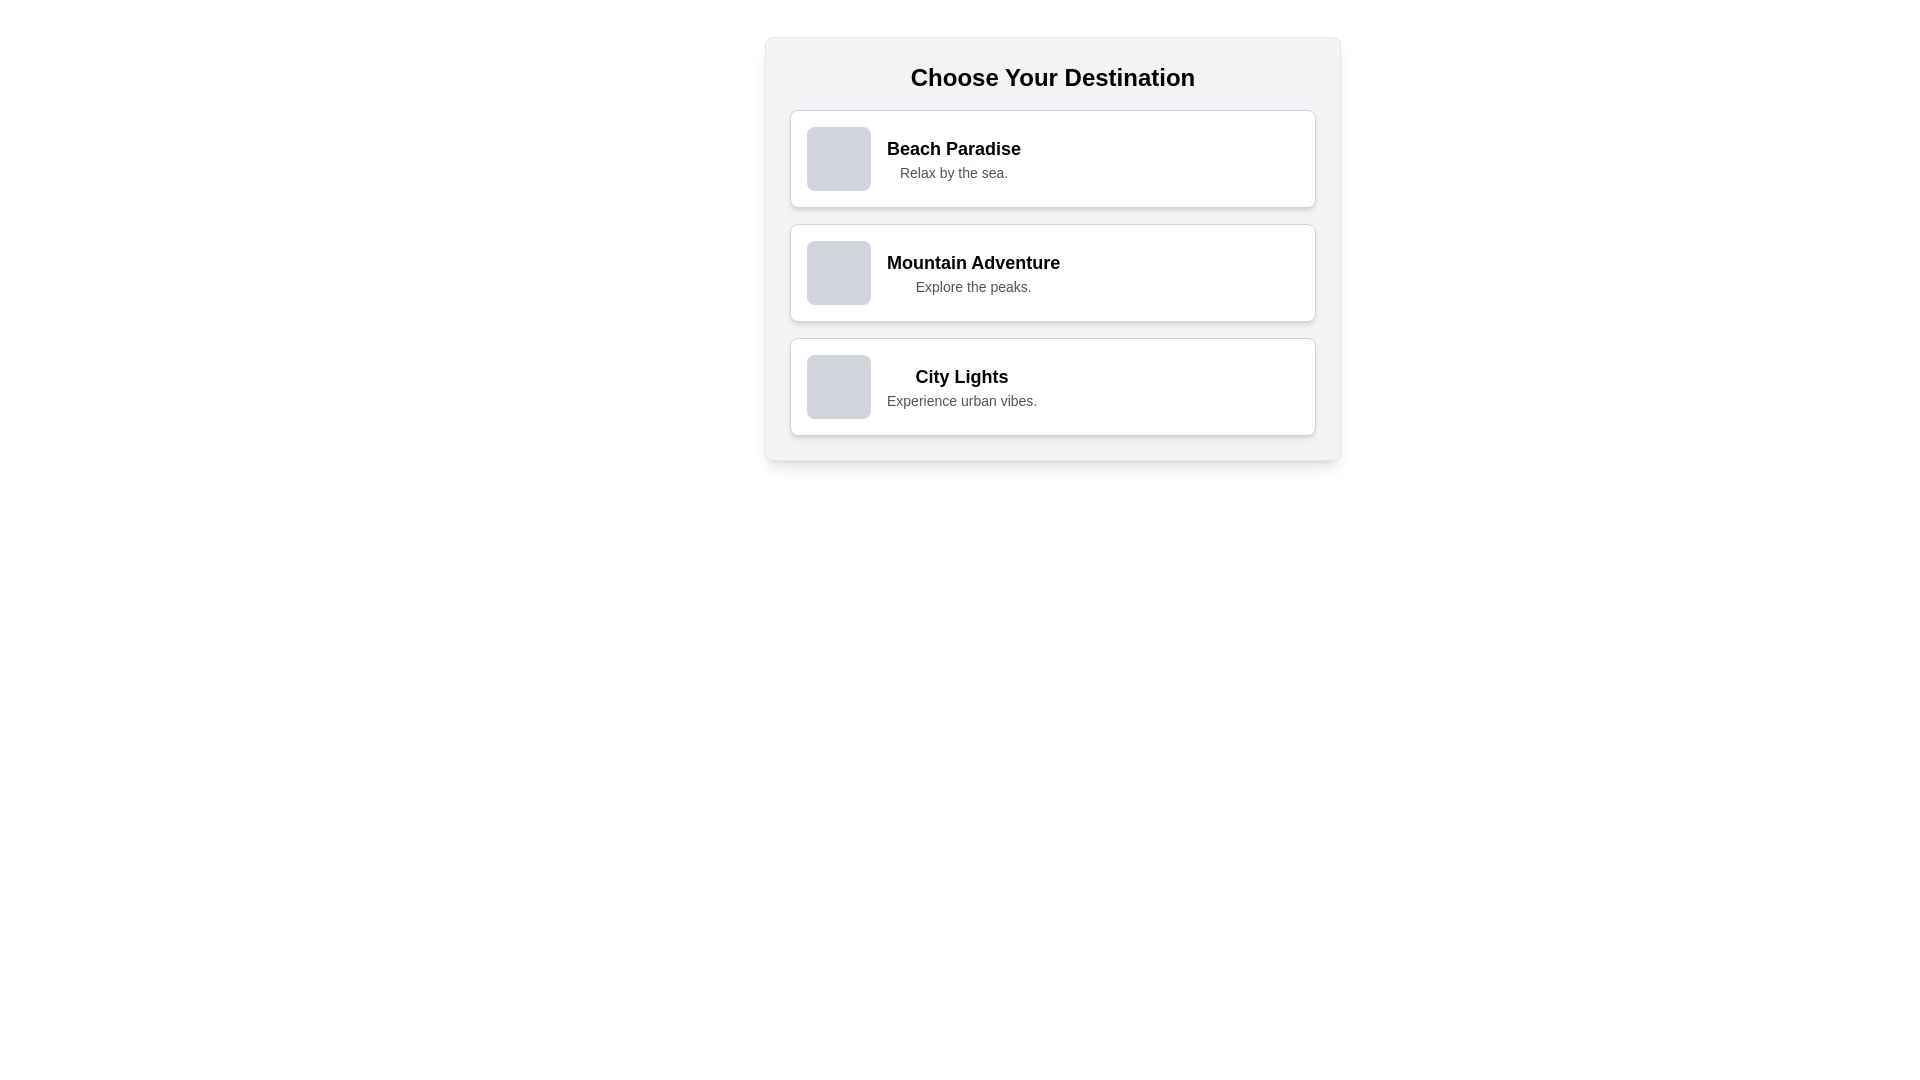 This screenshot has height=1080, width=1920. Describe the element at coordinates (1051, 76) in the screenshot. I see `the text label displaying 'Choose Your Destination', which is positioned at the top of the destination options list` at that location.